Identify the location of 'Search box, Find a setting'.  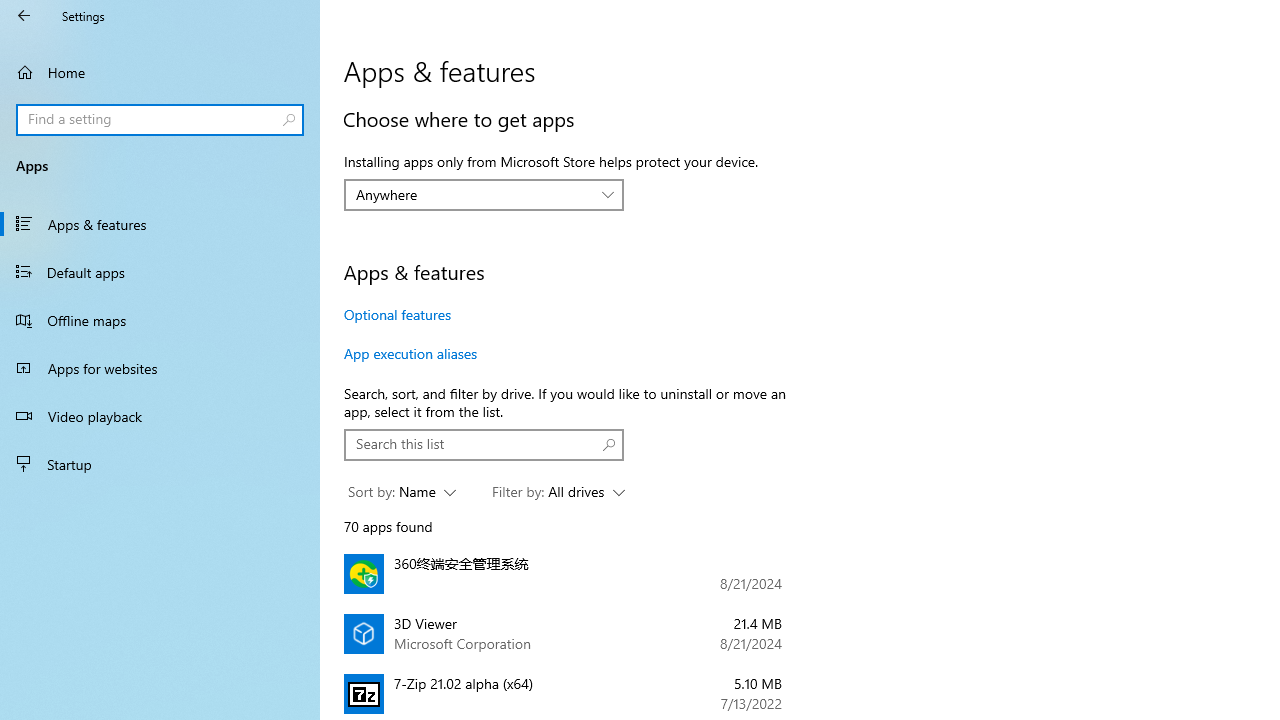
(160, 119).